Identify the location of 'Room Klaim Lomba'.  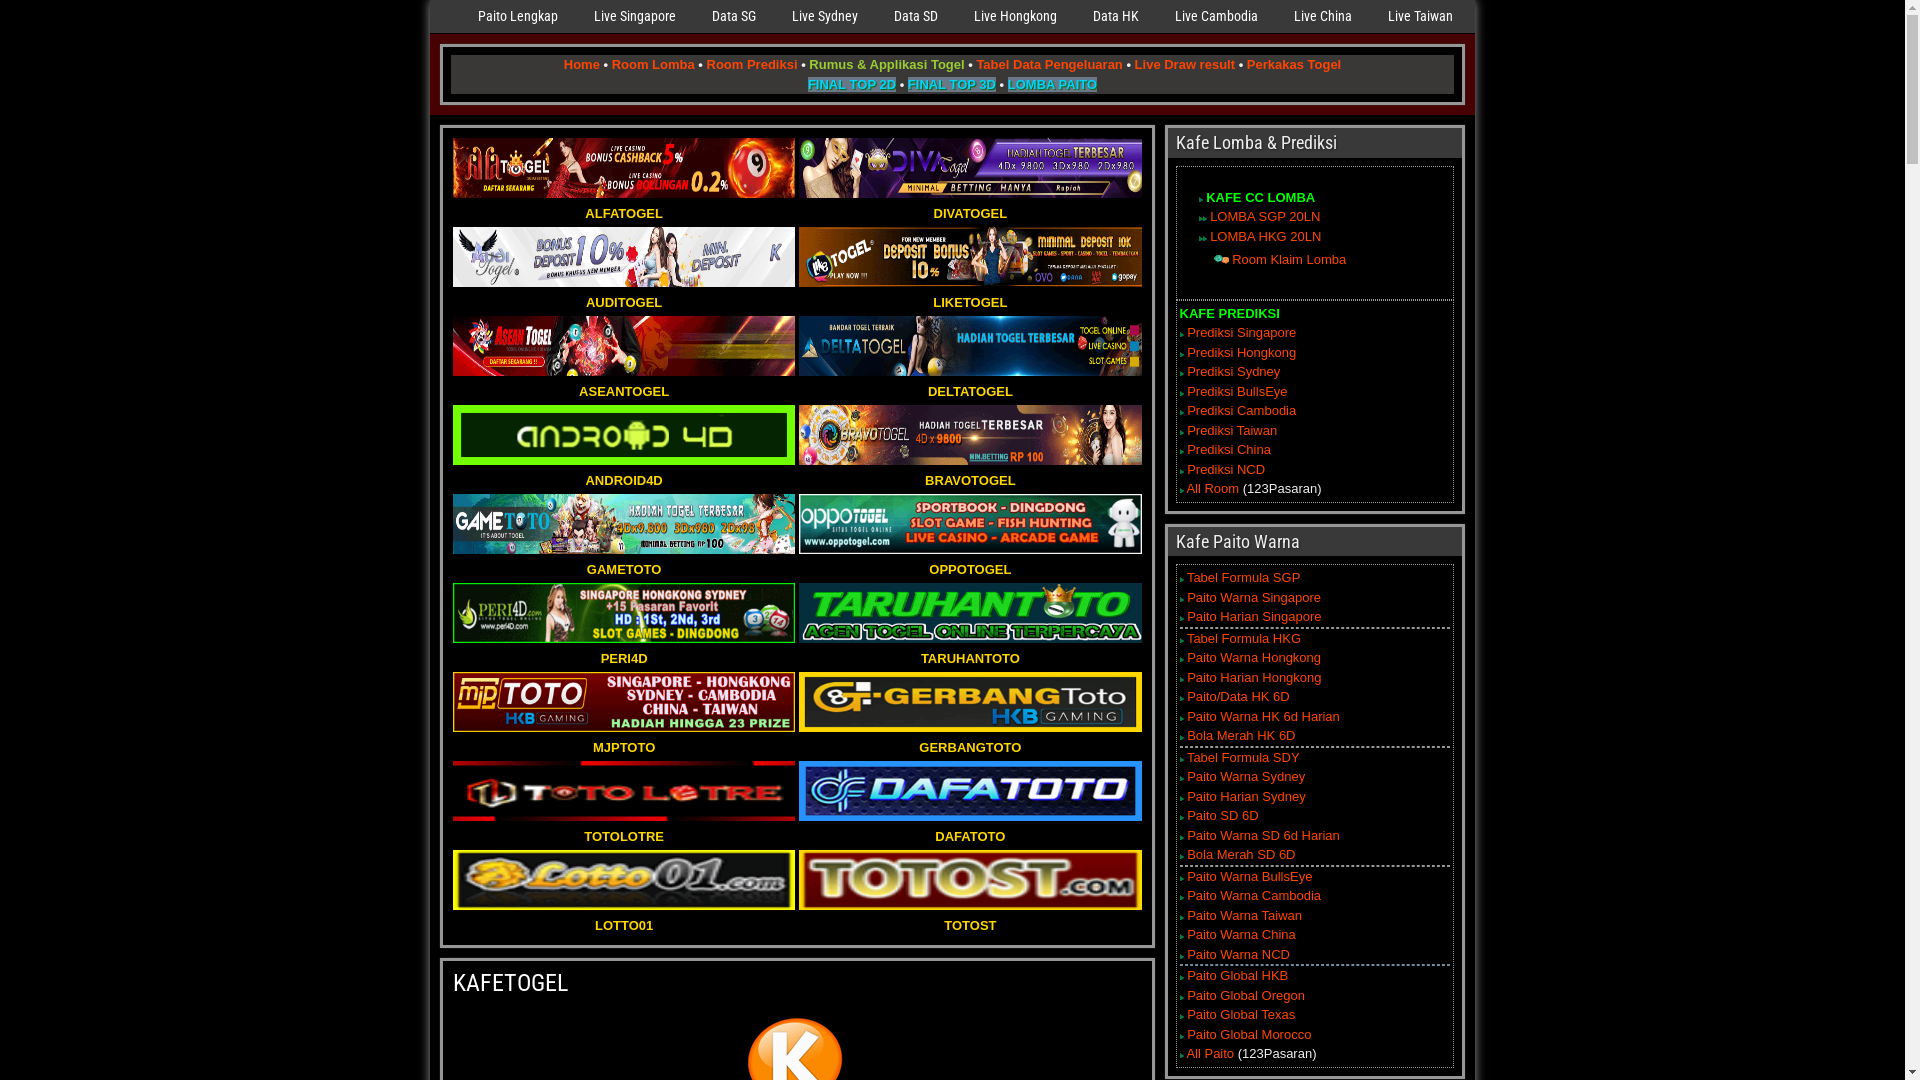
(1289, 258).